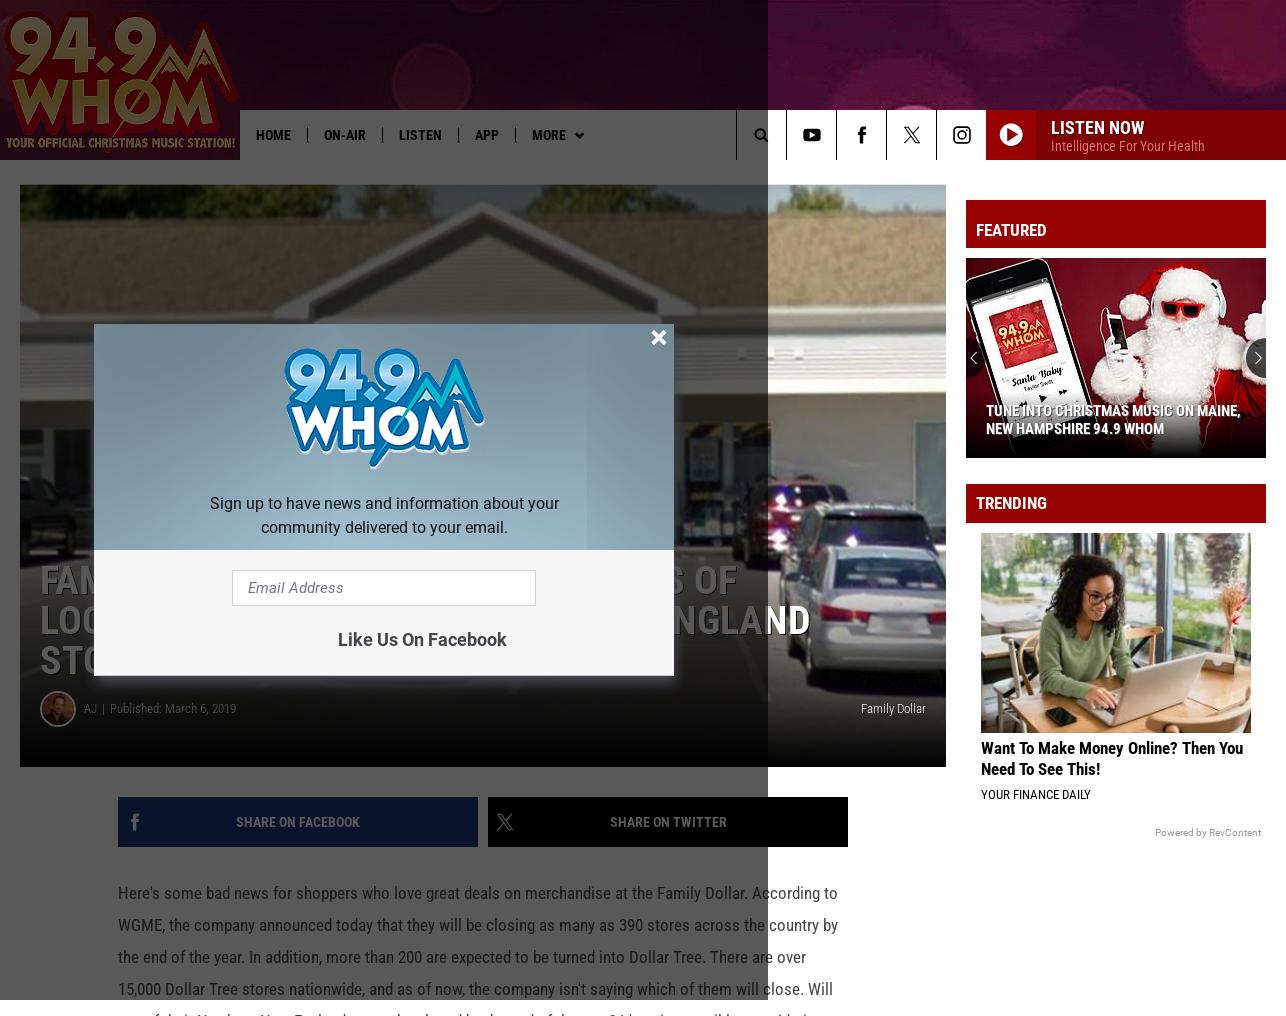  I want to click on '$500 Target Gift Card', so click(976, 174).